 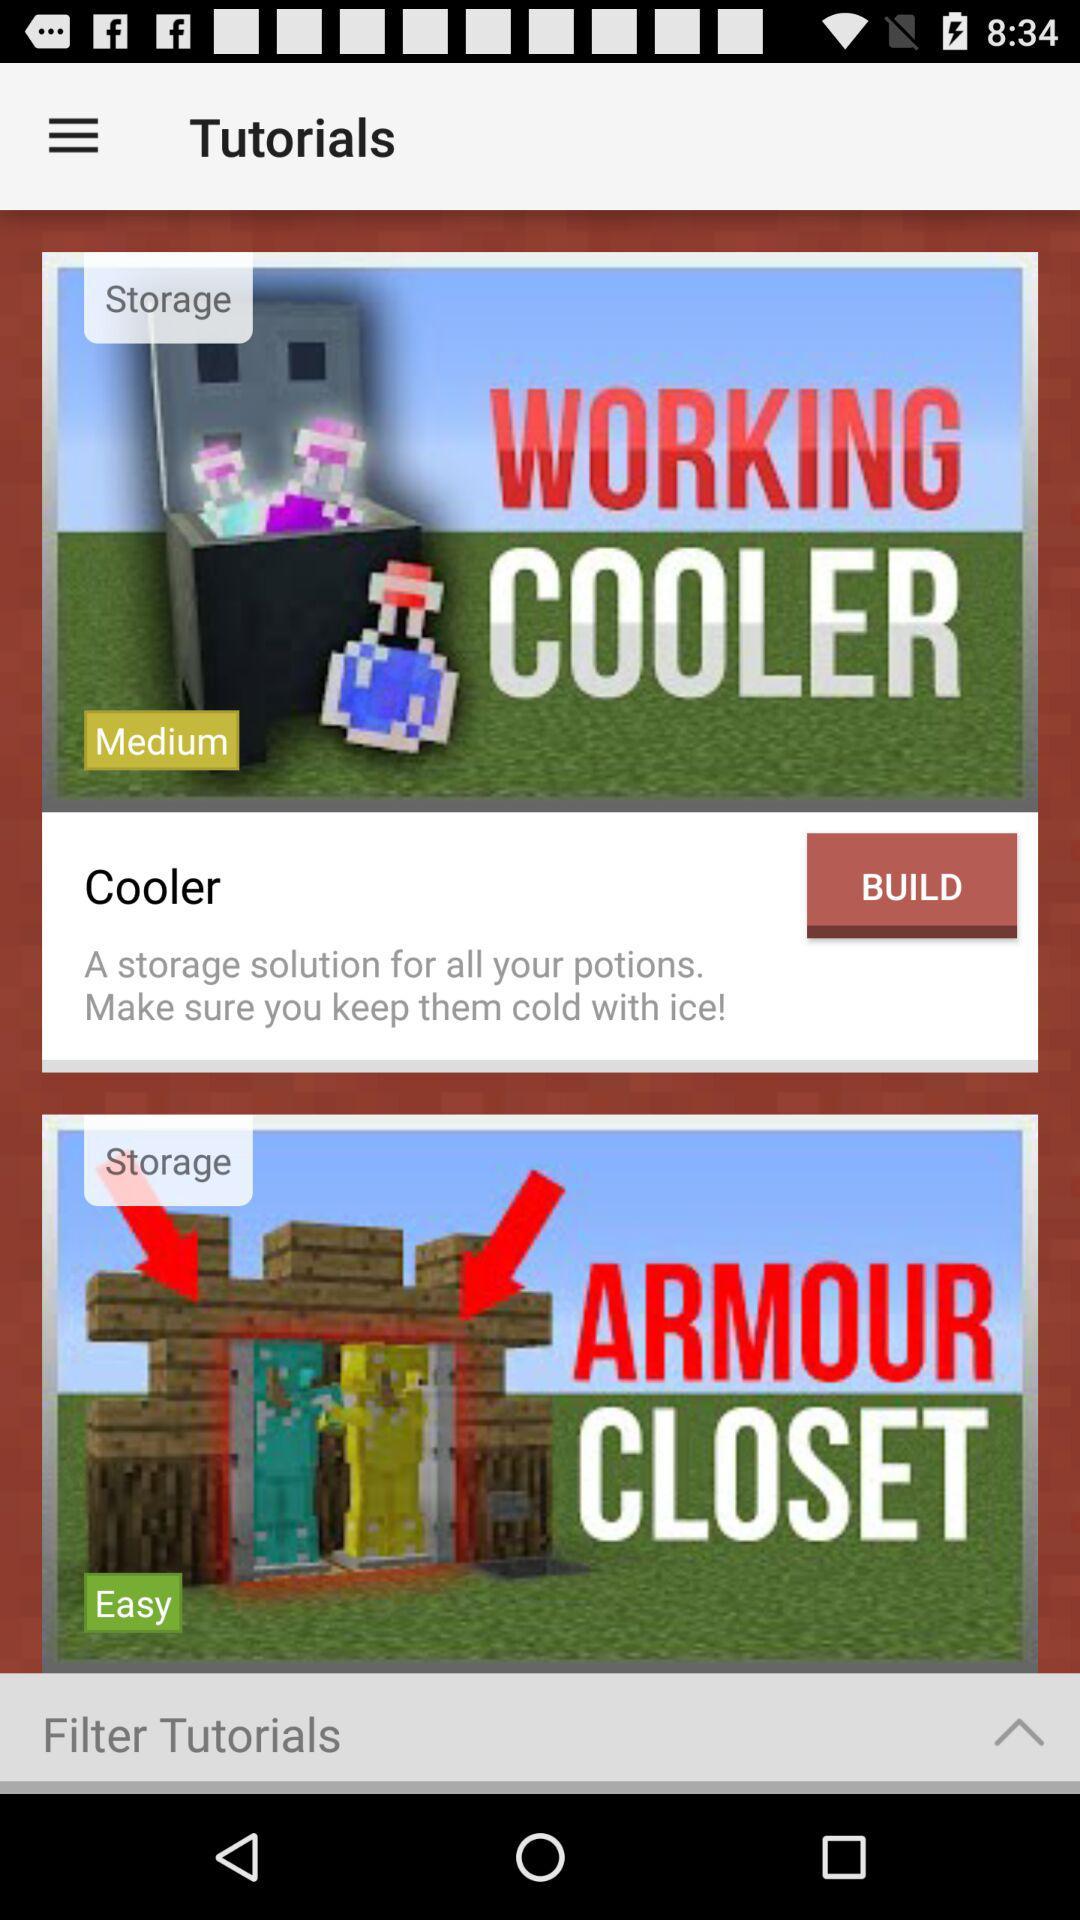 I want to click on the icon below storage item, so click(x=133, y=1602).